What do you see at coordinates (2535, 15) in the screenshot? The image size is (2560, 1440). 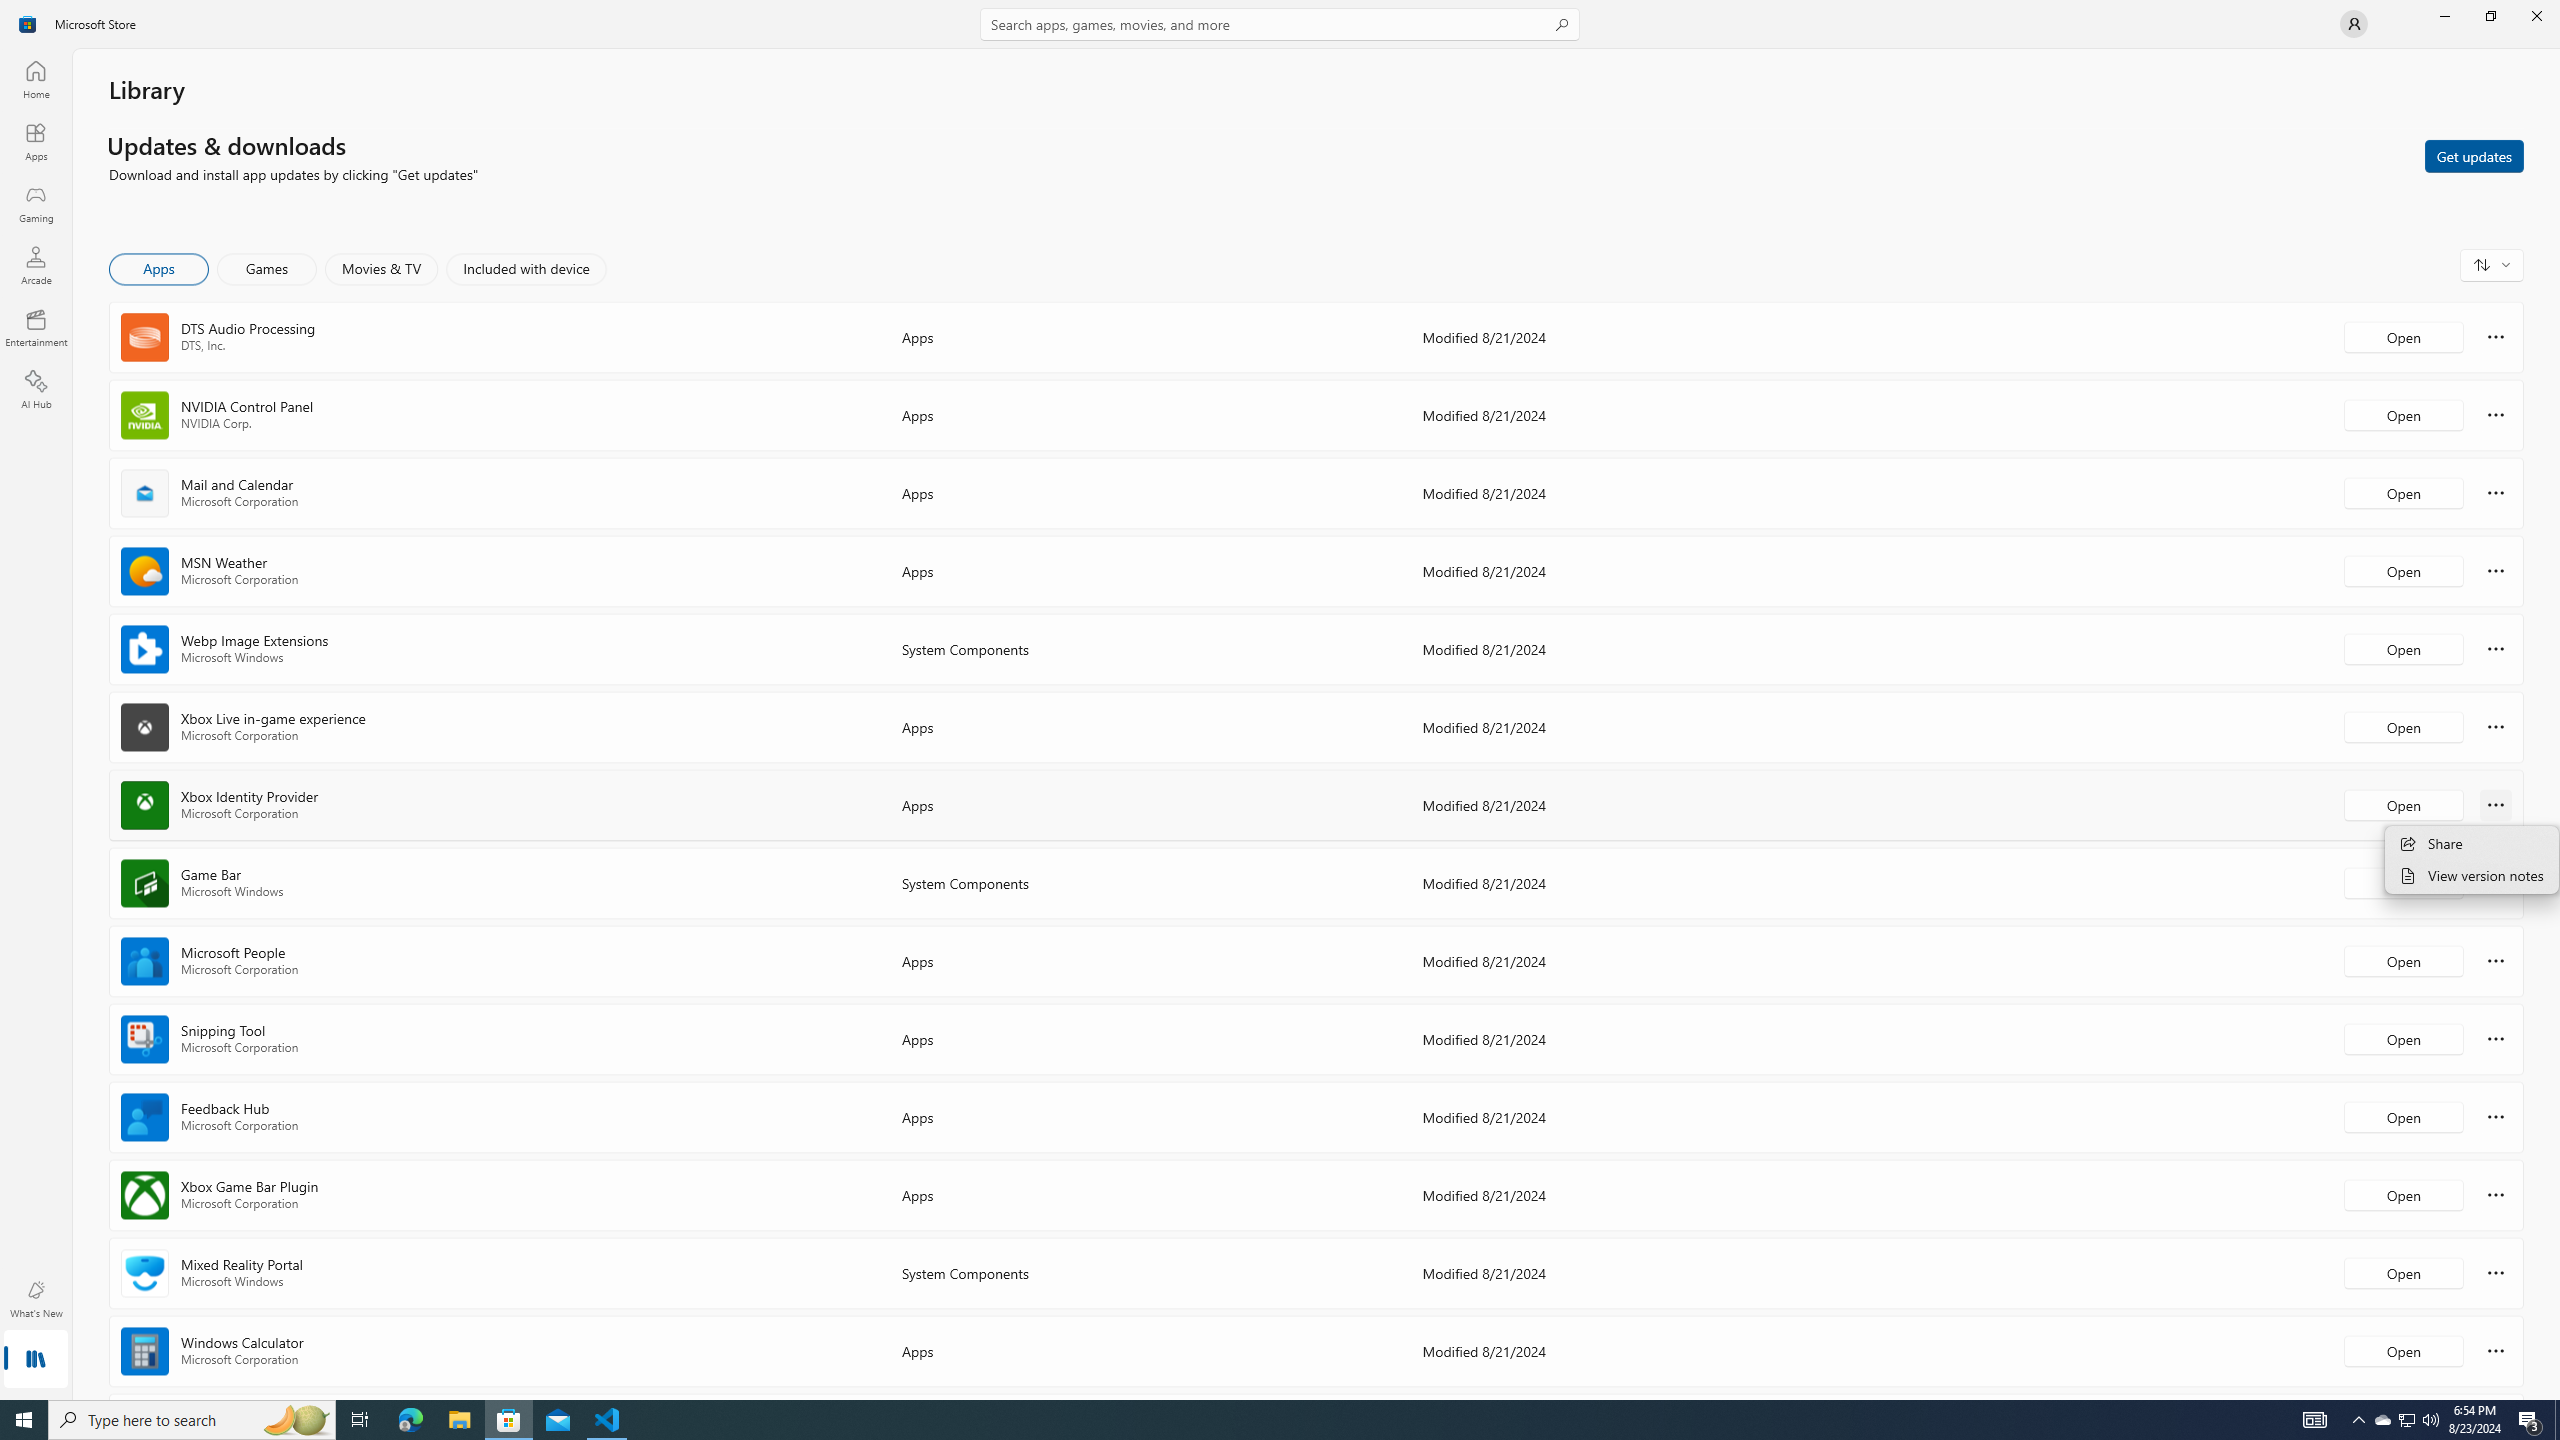 I see `'Close Microsoft Store'` at bounding box center [2535, 15].